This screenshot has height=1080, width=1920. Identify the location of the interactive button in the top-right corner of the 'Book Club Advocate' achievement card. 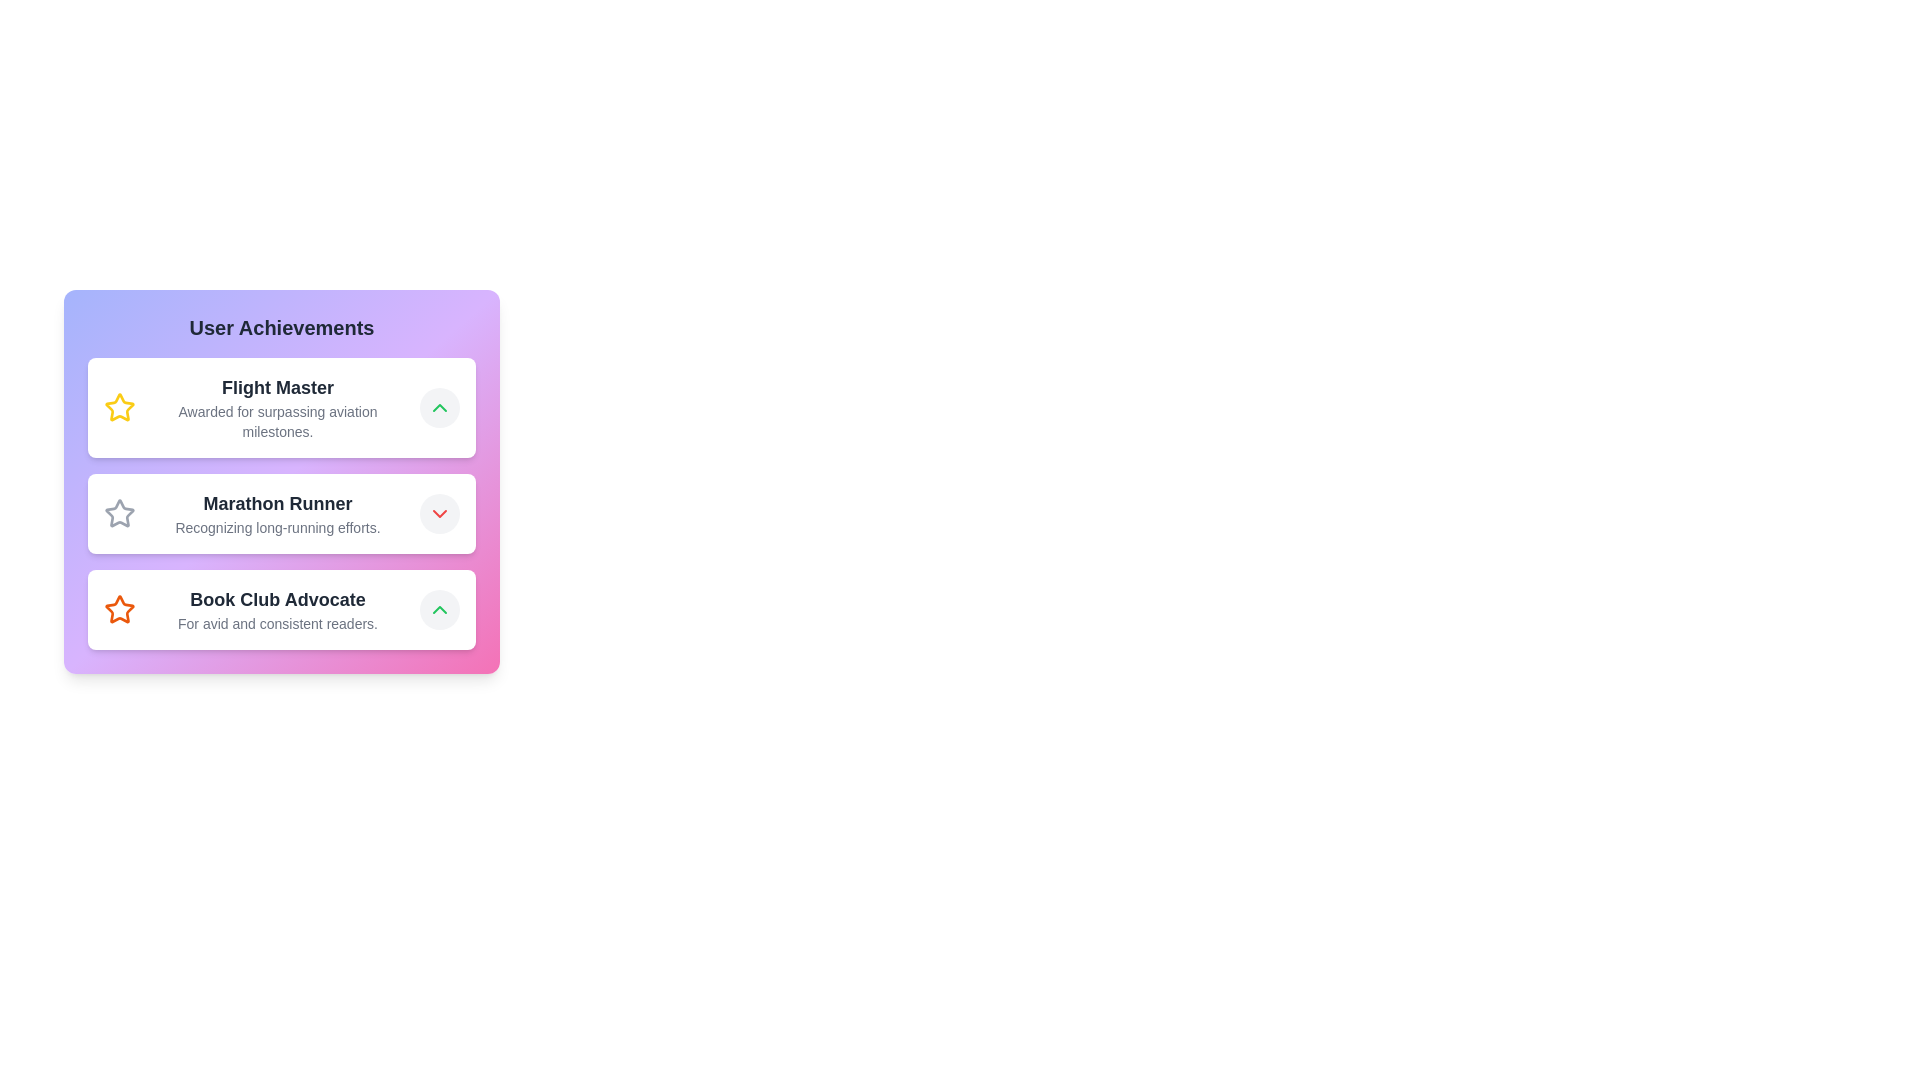
(439, 608).